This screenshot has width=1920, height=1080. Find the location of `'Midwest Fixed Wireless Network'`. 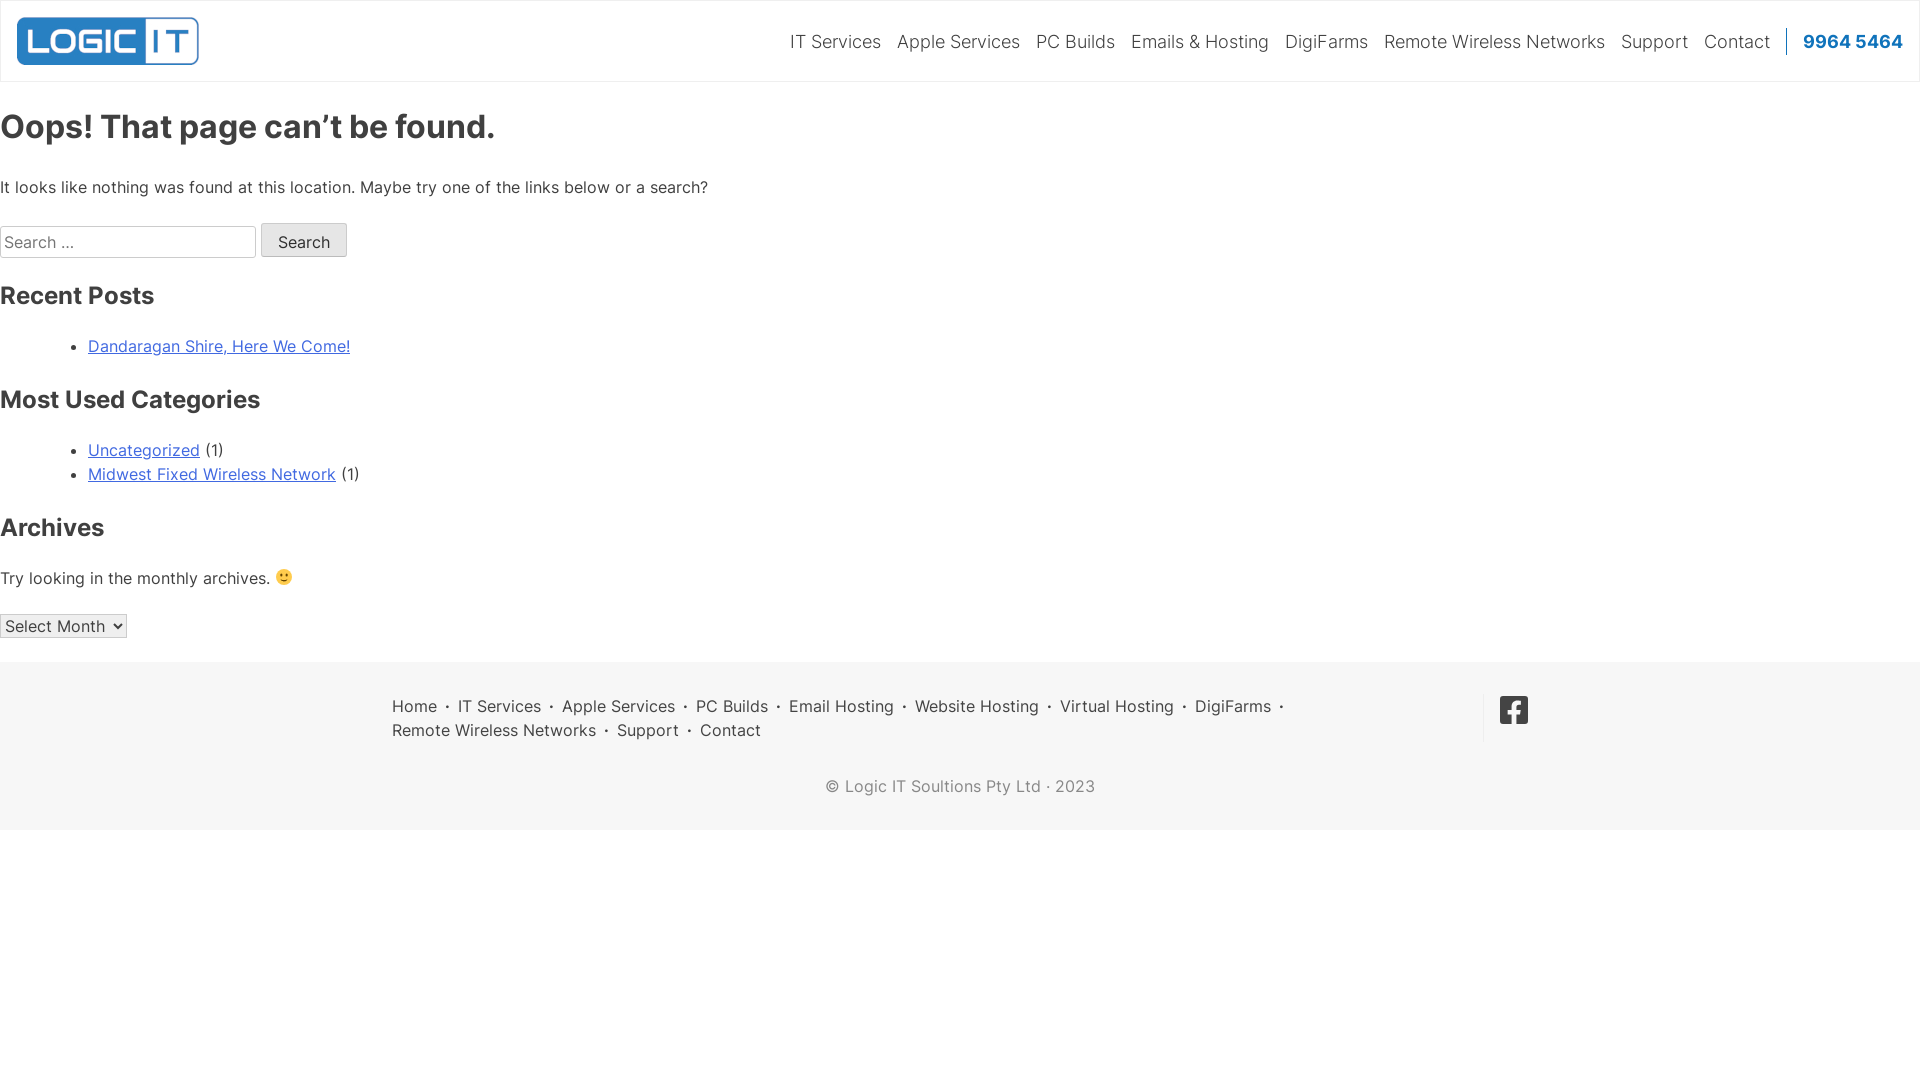

'Midwest Fixed Wireless Network' is located at coordinates (211, 474).